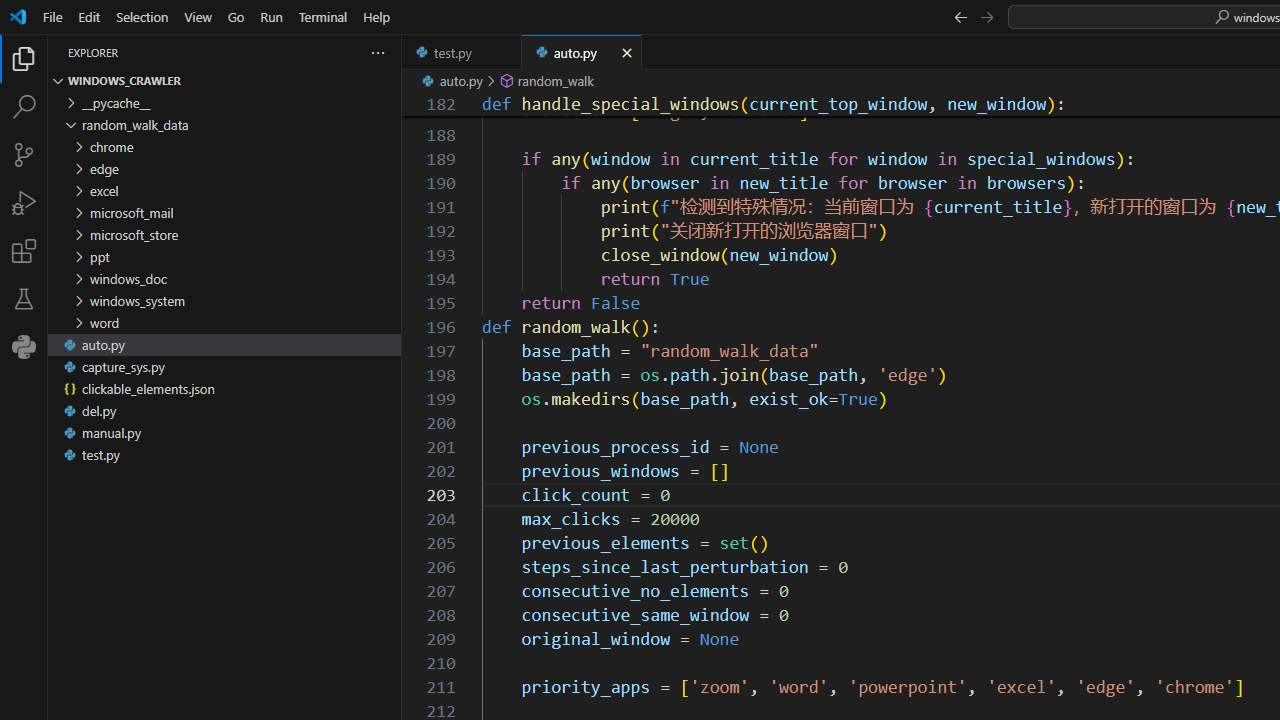  I want to click on 'Search (Ctrl+Shift+F)', so click(24, 106).